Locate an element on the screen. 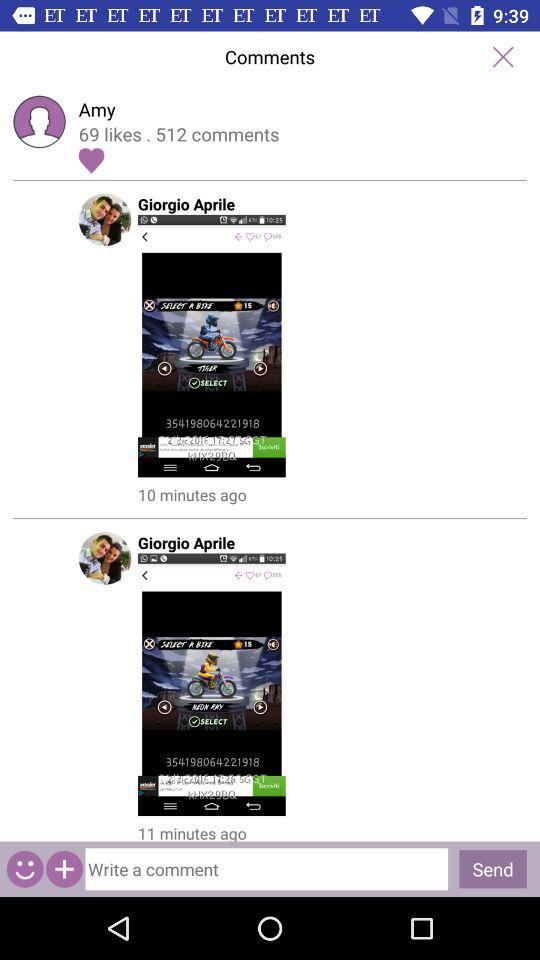  comment here is located at coordinates (266, 868).